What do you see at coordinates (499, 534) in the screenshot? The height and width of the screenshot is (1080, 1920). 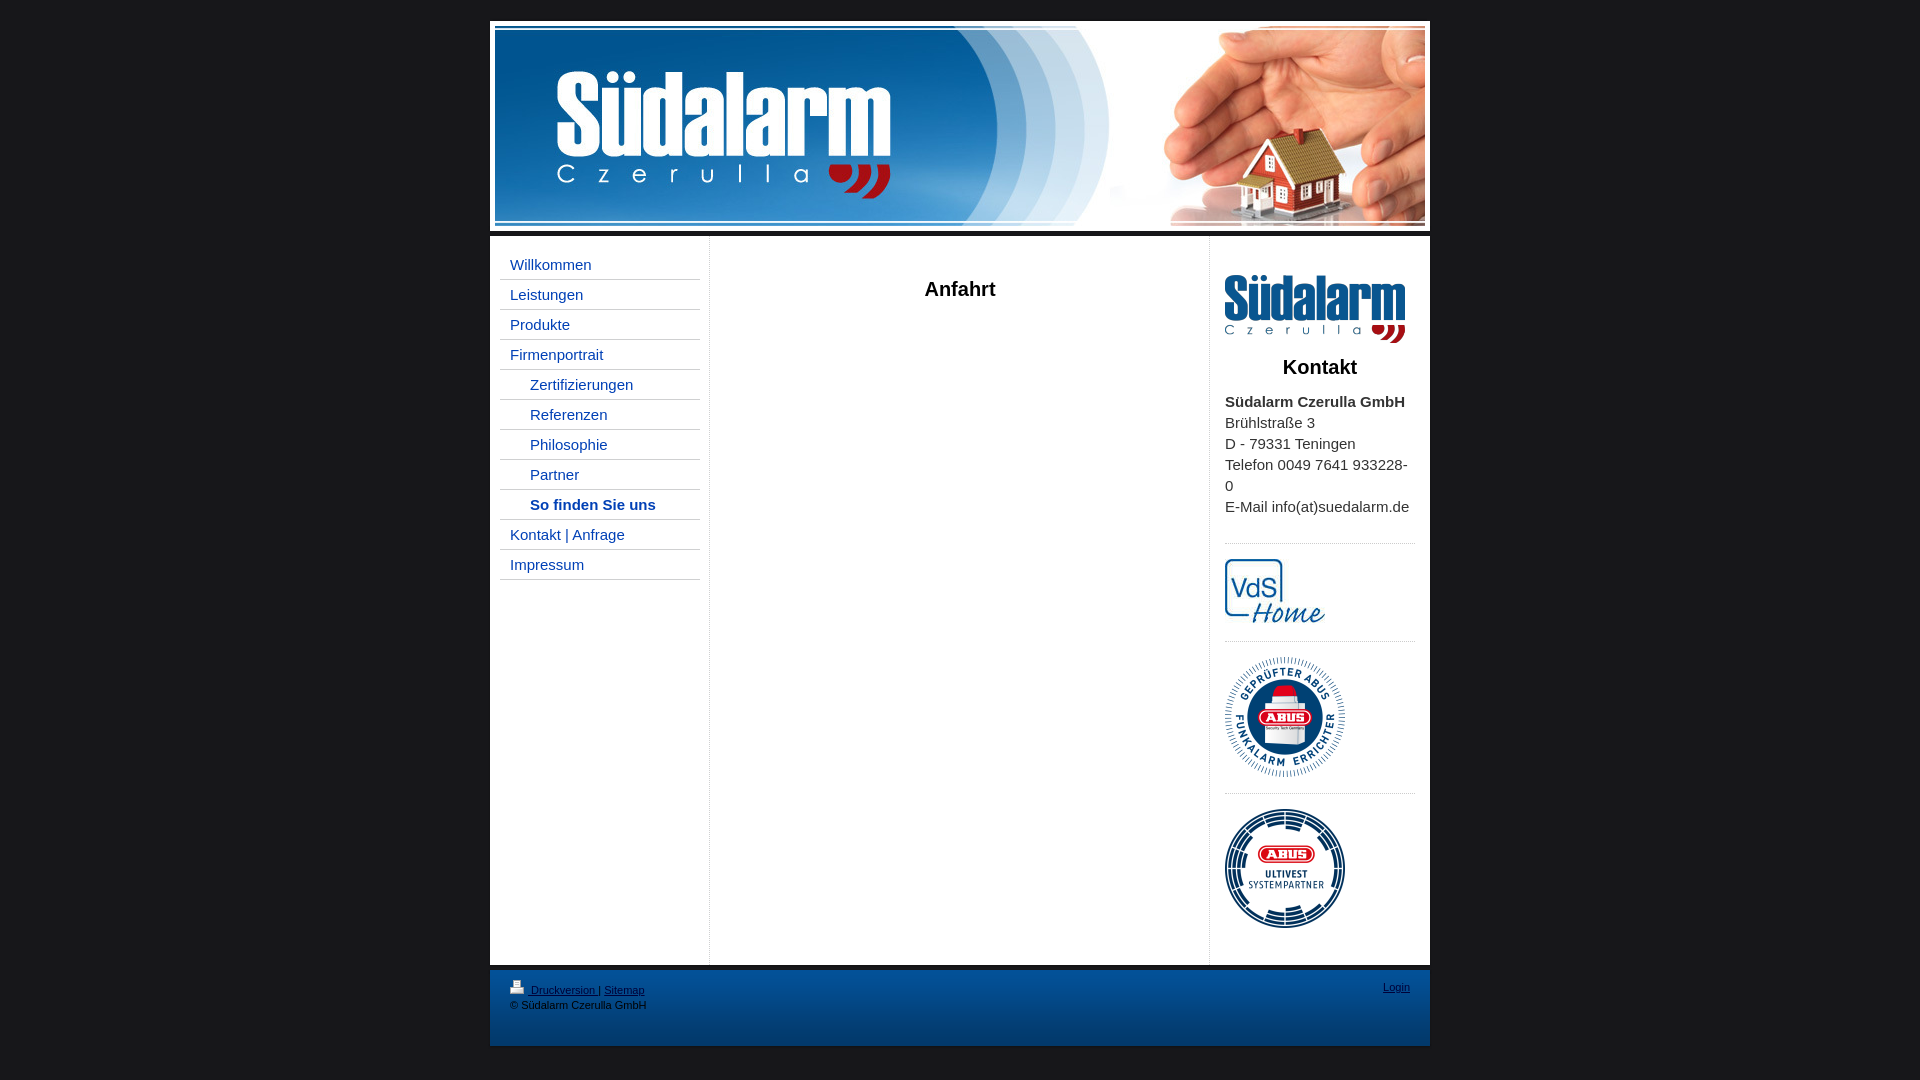 I see `'Kontakt | Anfrage'` at bounding box center [499, 534].